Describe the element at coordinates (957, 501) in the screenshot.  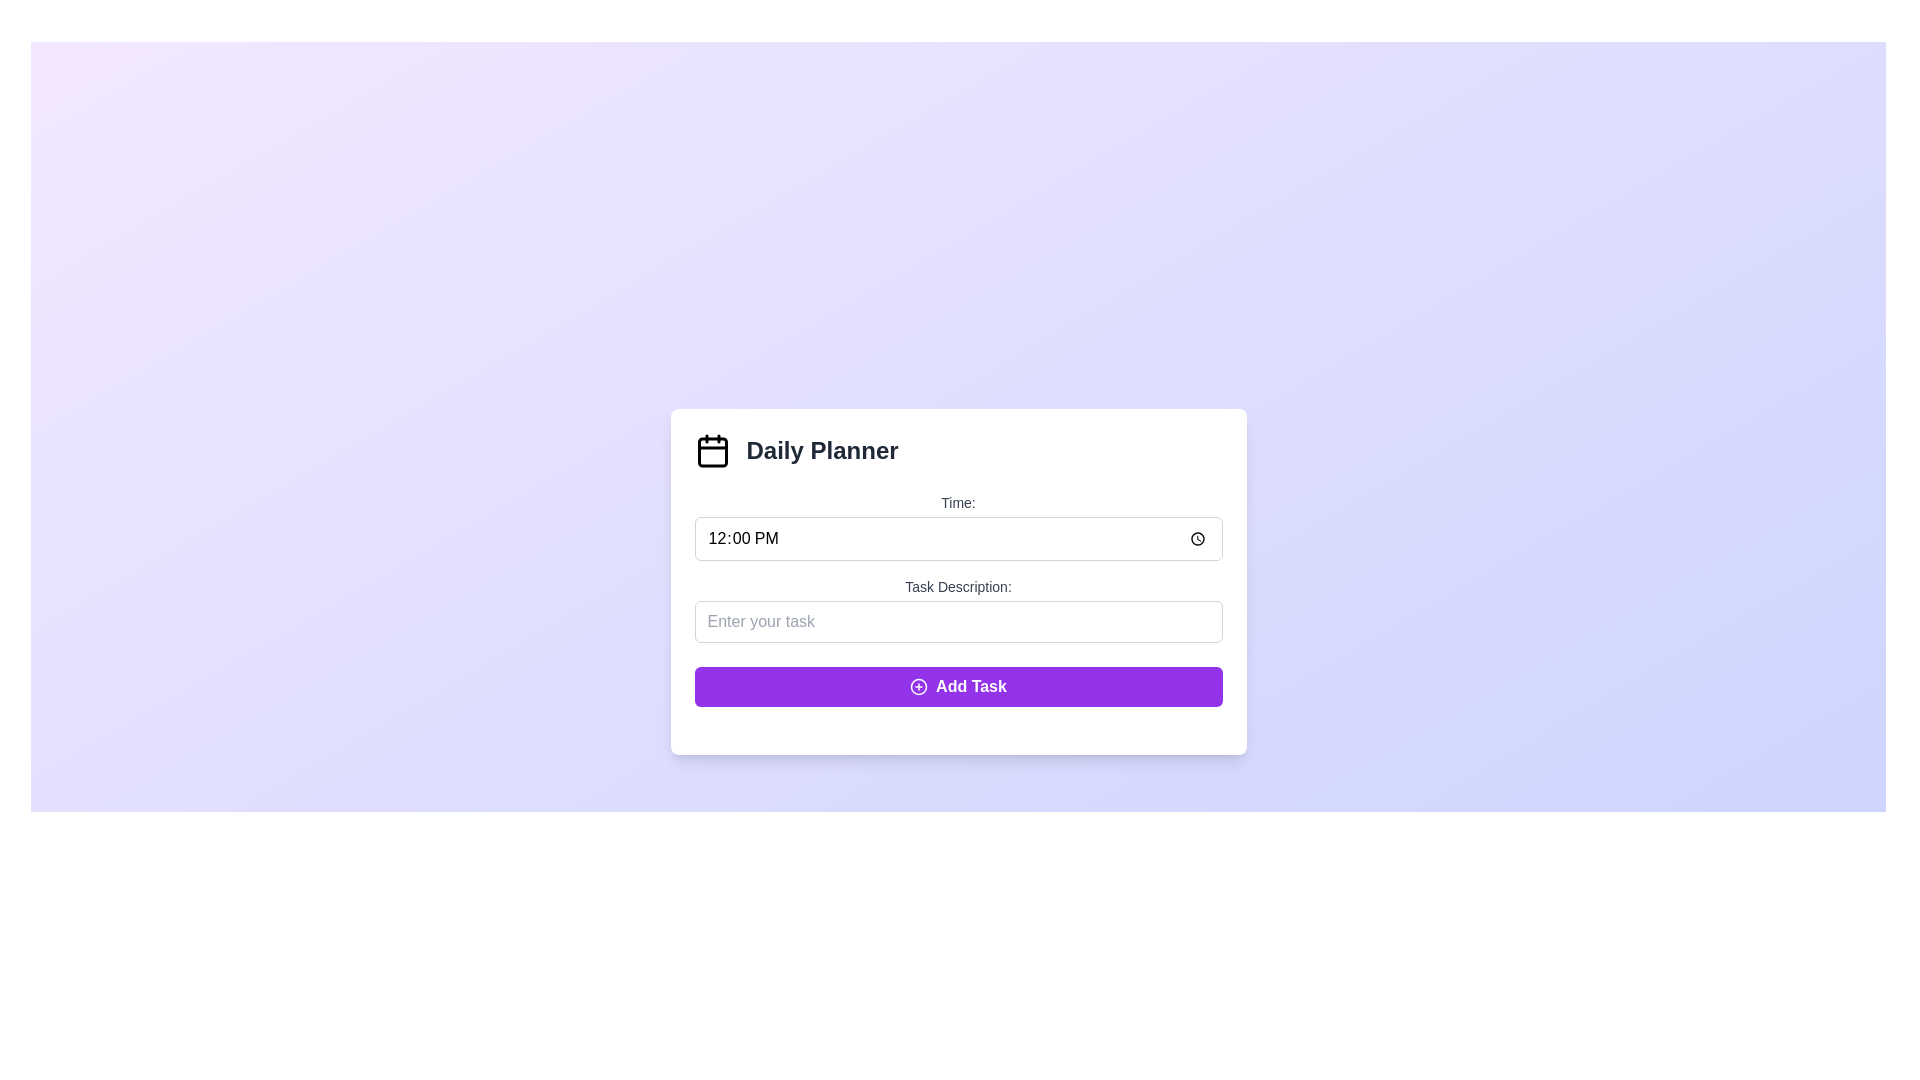
I see `the Text label that describes the purpose of the time input field, positioned above it in the 'Daily Planner' card` at that location.